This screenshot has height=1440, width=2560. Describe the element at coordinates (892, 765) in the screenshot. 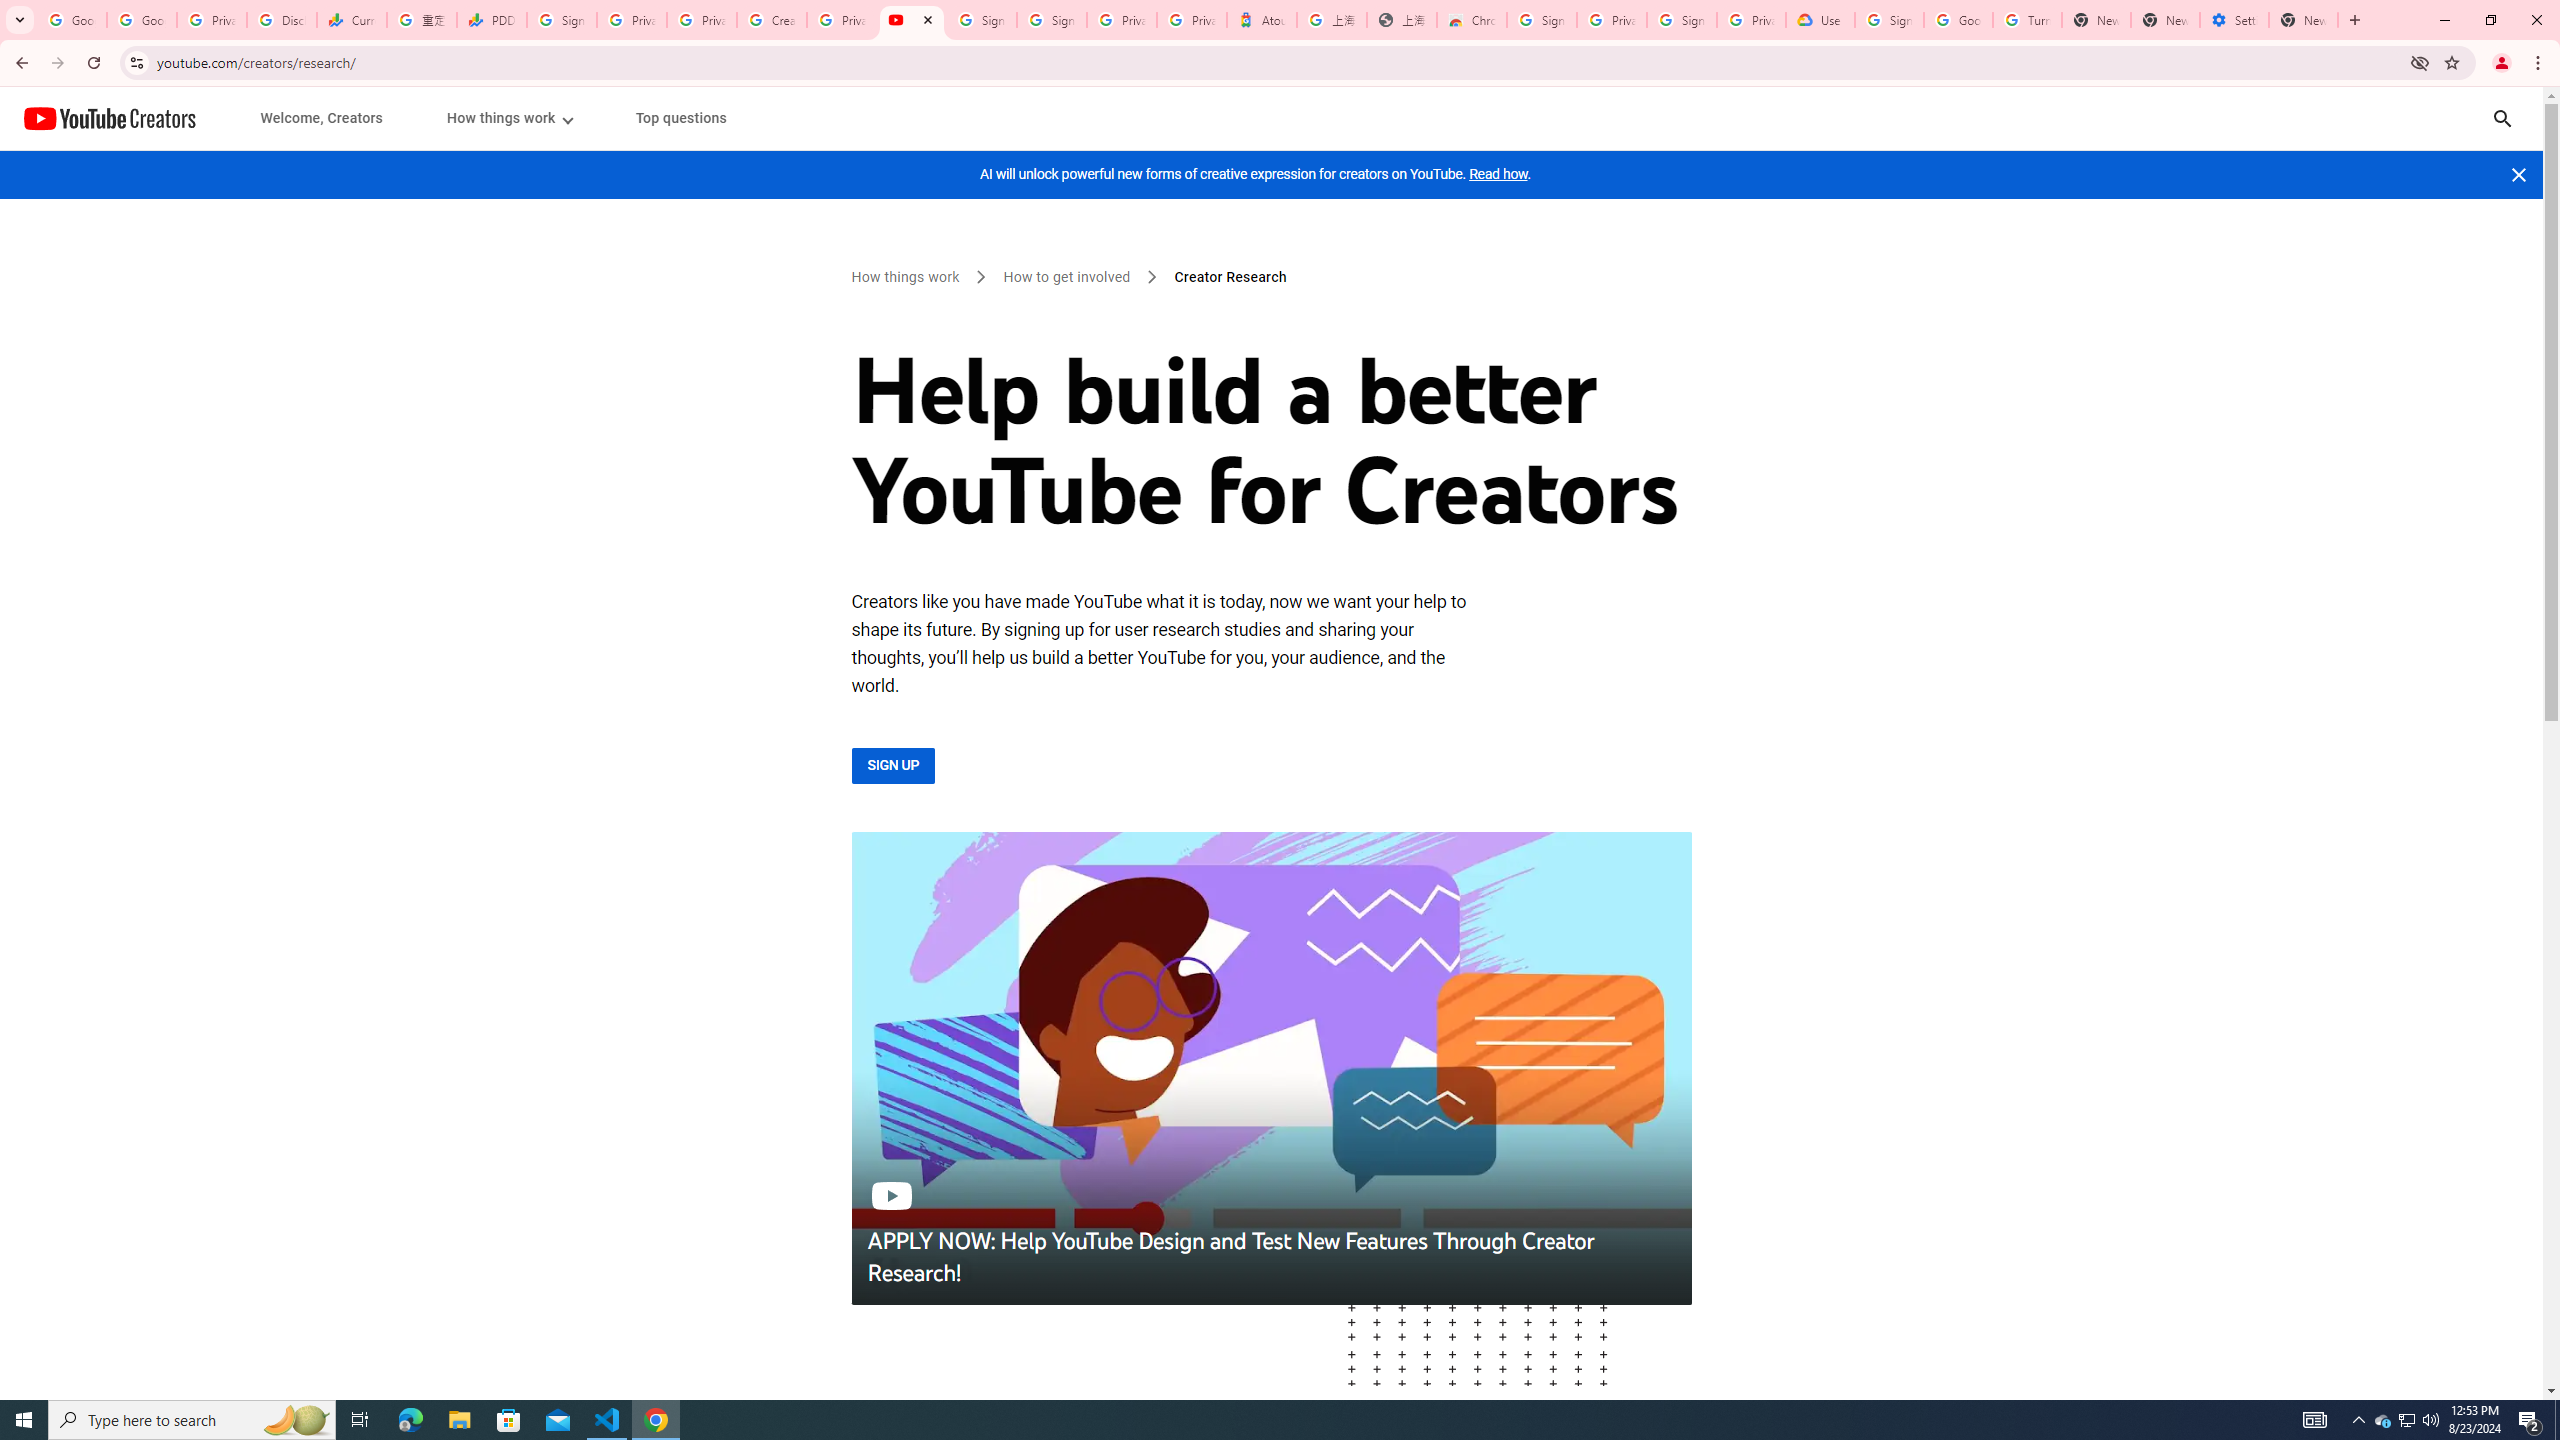

I see `'SIGN UP'` at that location.